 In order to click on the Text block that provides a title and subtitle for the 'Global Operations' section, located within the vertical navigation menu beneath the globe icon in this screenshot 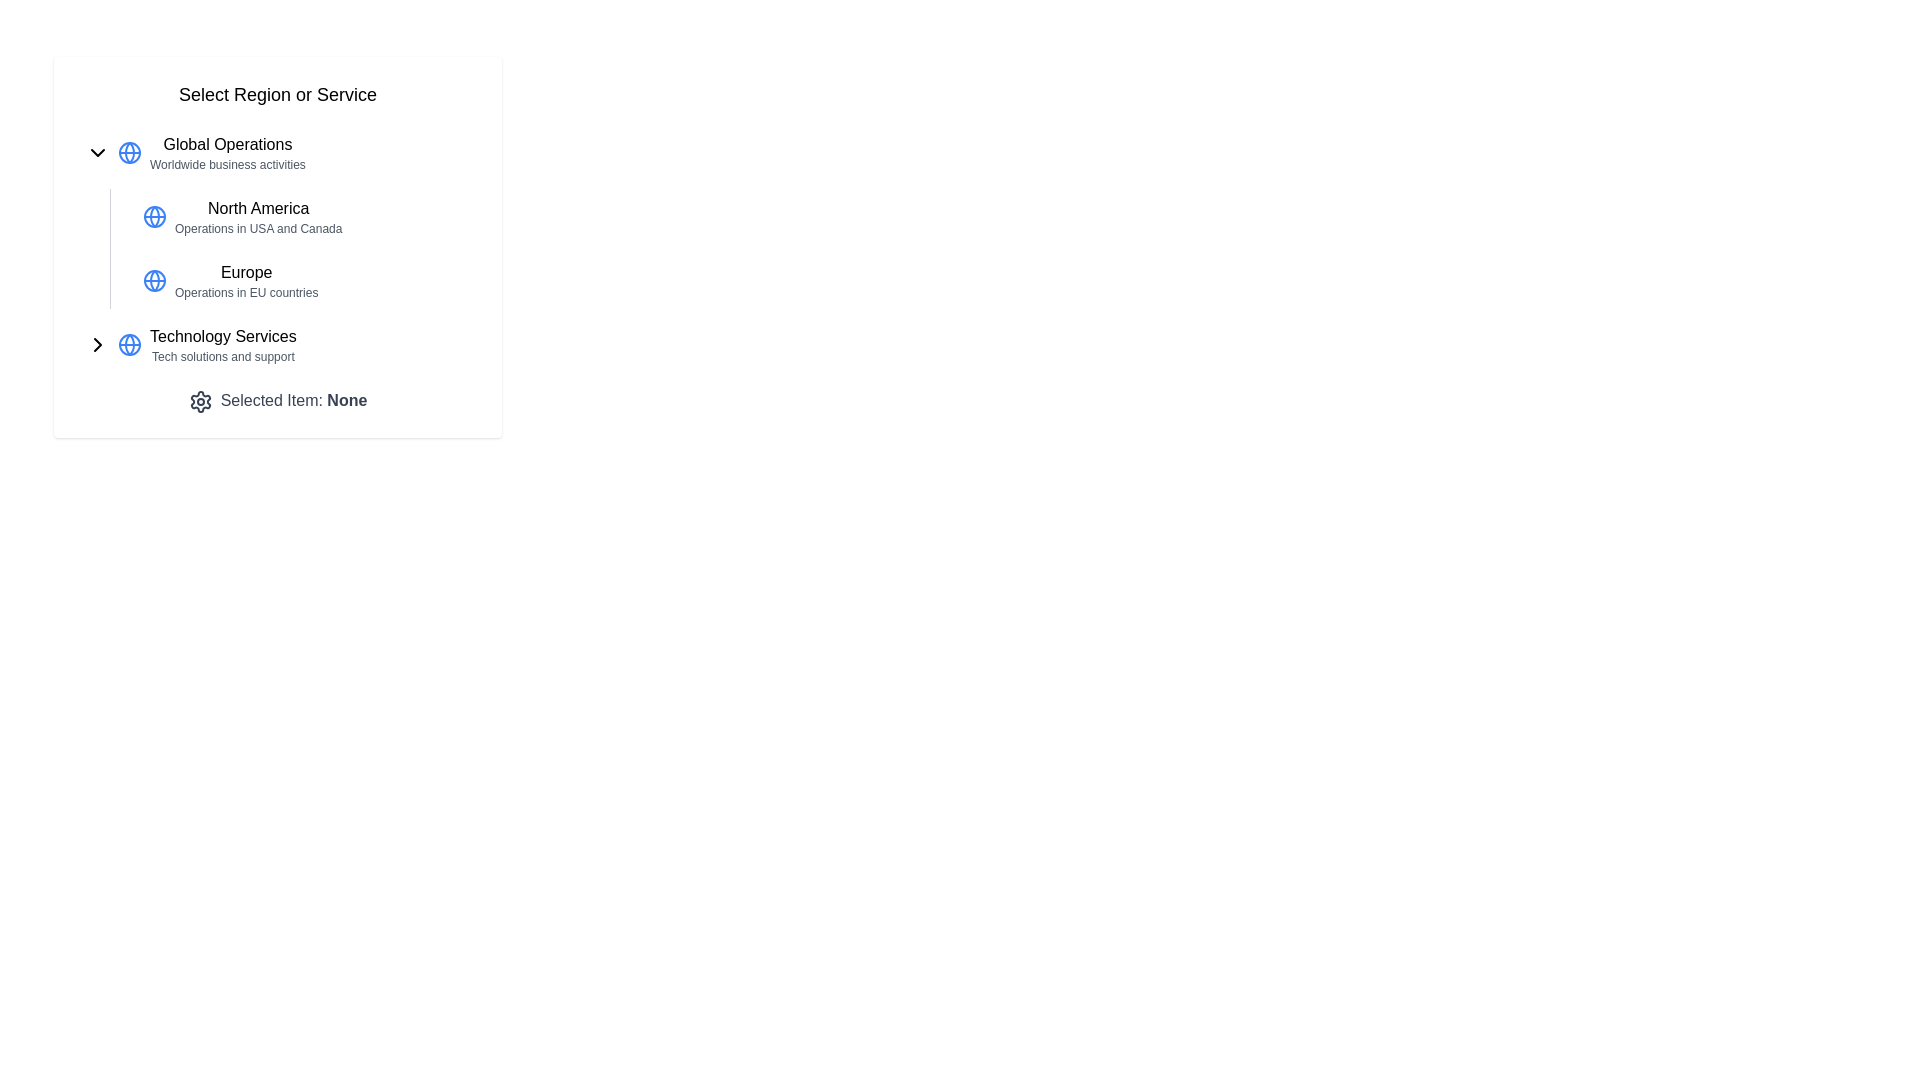, I will do `click(227, 152)`.